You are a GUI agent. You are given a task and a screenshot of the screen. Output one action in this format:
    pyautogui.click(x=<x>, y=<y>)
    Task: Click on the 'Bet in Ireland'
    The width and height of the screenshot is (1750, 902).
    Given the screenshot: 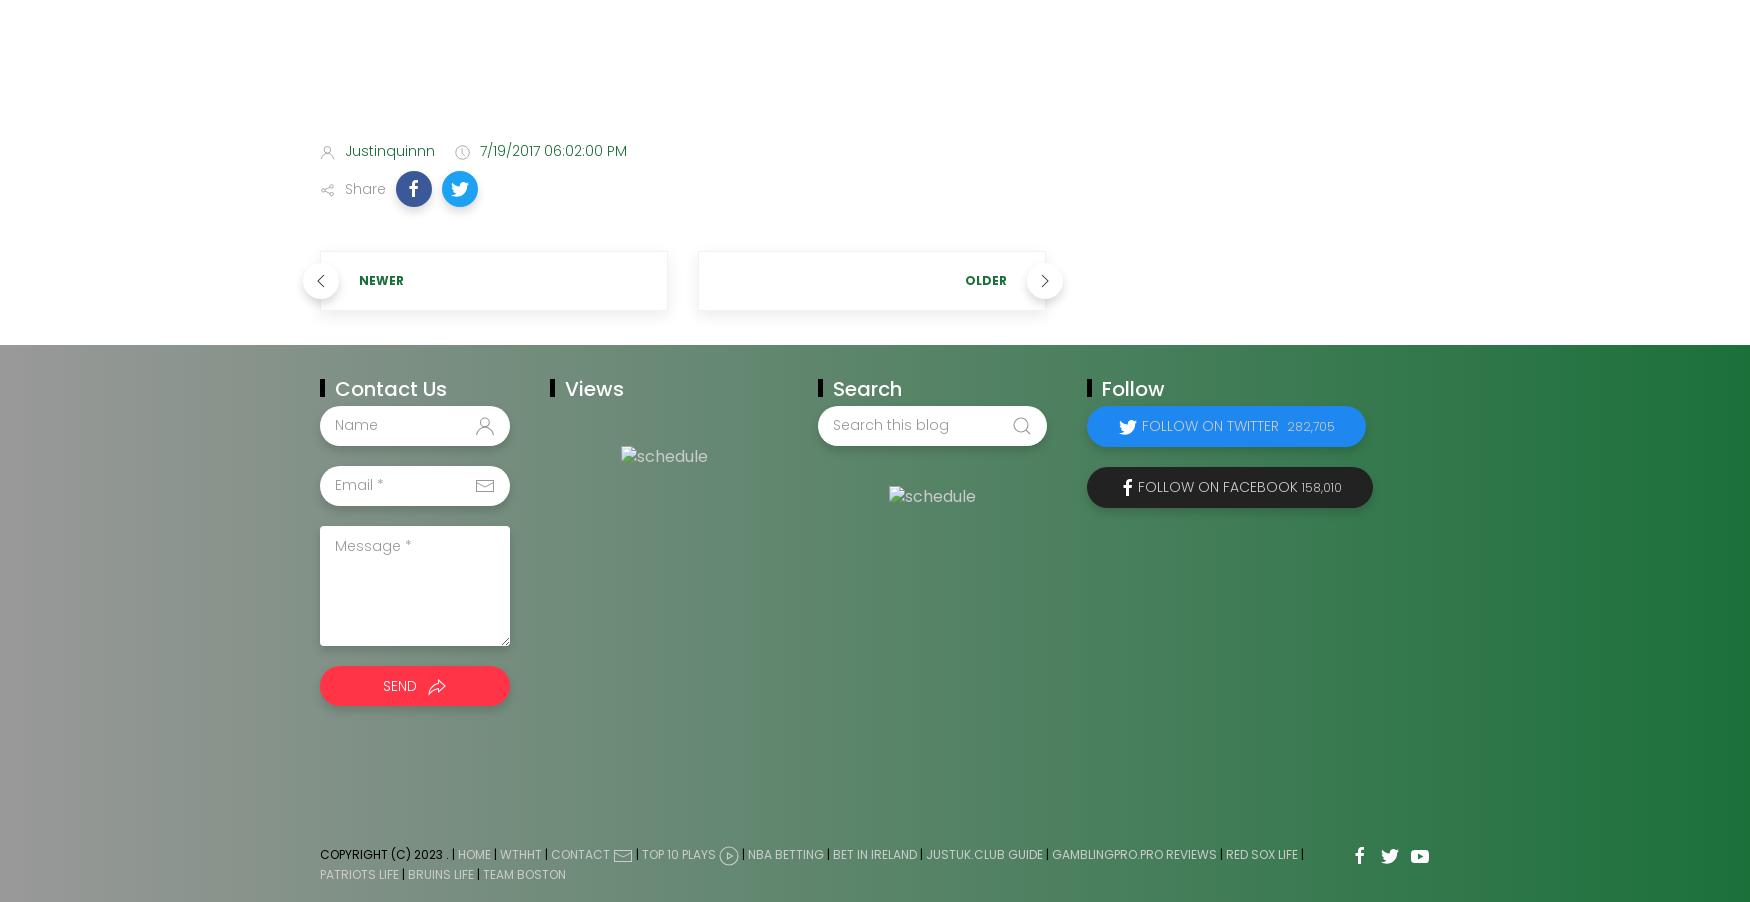 What is the action you would take?
    pyautogui.click(x=875, y=853)
    